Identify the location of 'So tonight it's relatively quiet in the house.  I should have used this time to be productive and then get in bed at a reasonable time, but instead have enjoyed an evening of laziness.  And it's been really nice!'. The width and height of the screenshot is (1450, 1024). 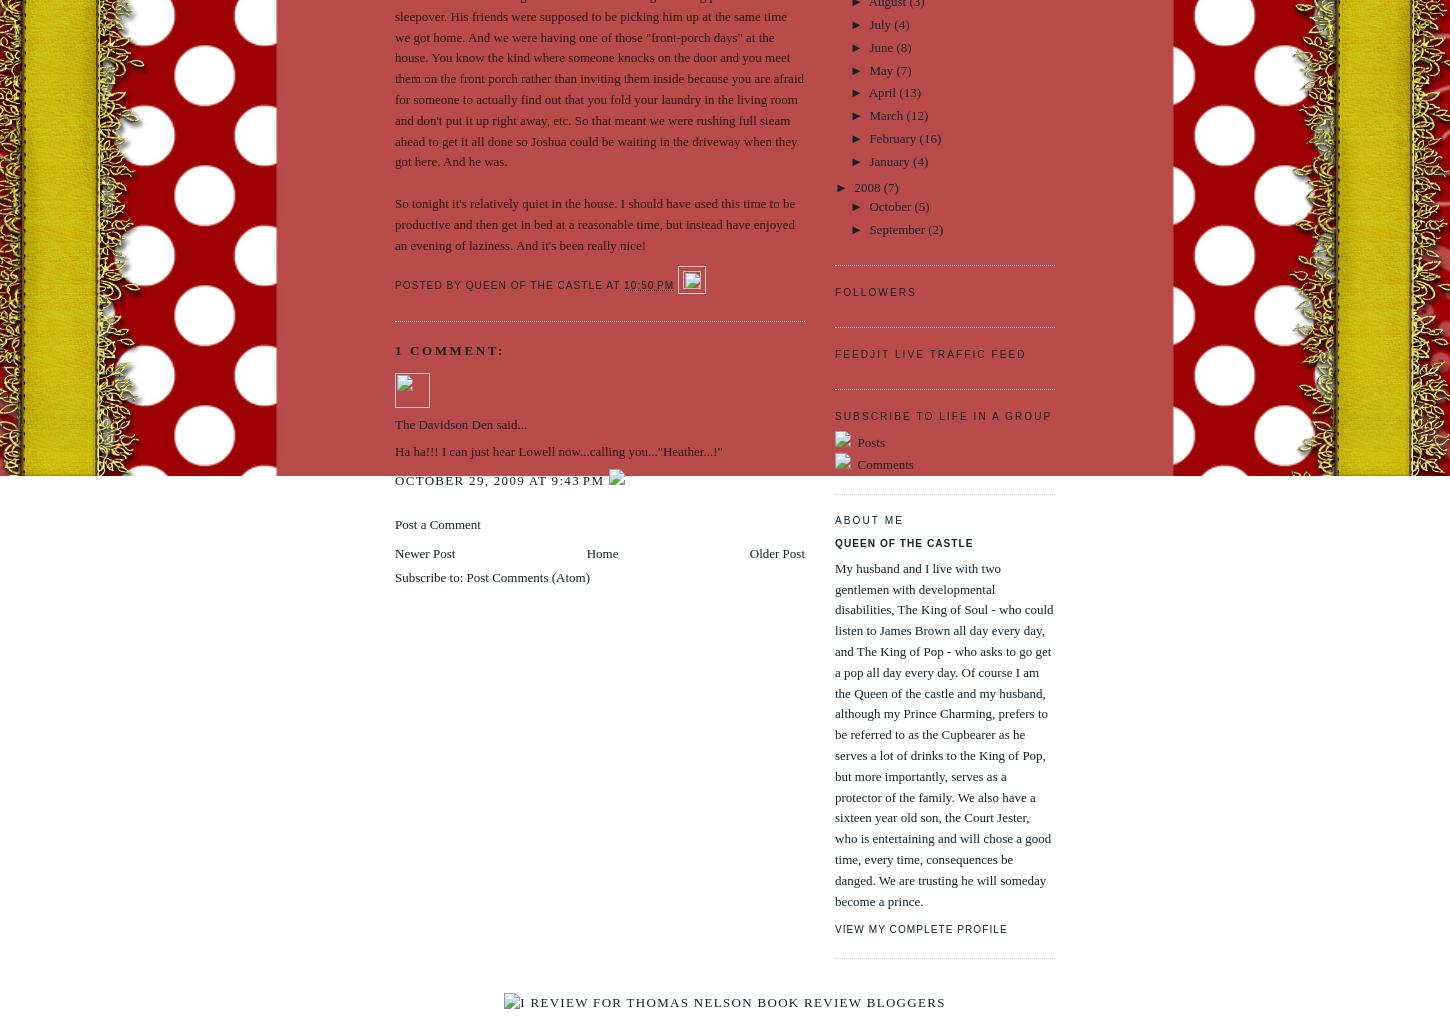
(594, 223).